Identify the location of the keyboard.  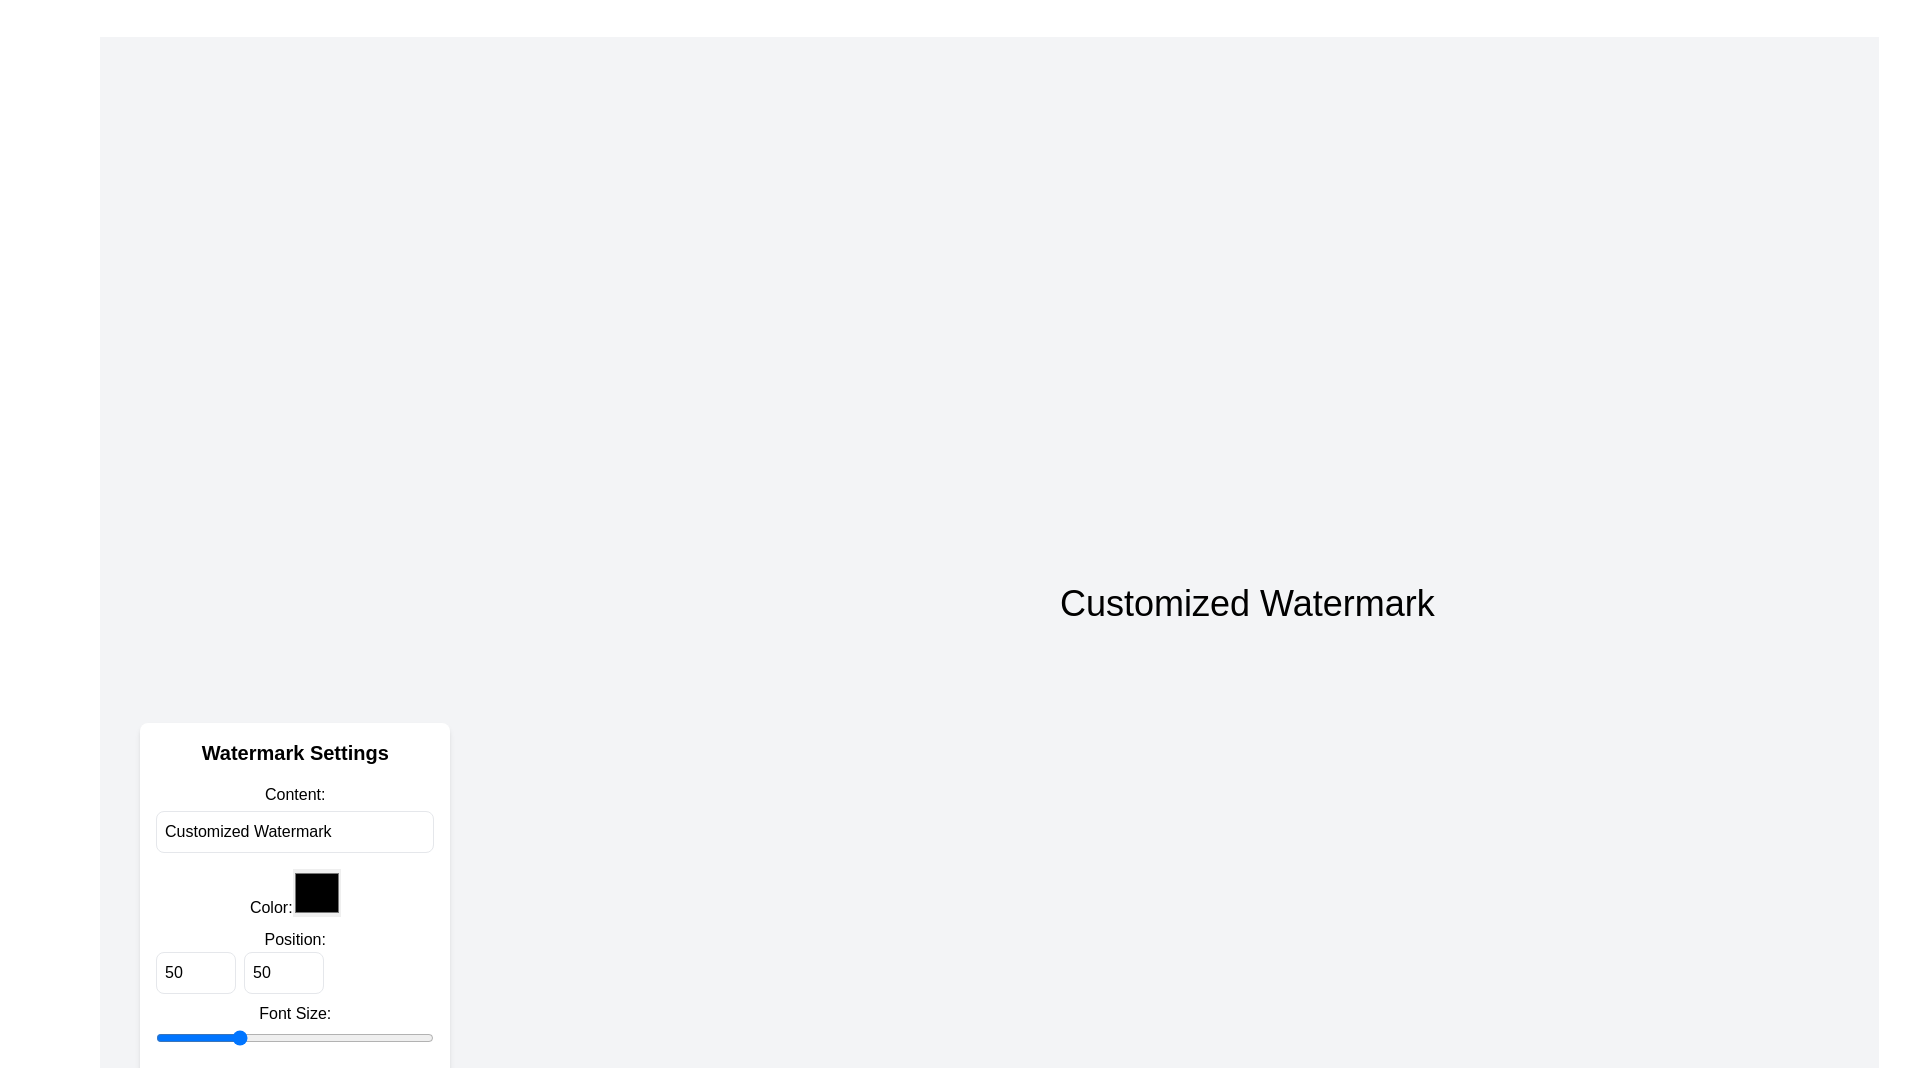
(294, 889).